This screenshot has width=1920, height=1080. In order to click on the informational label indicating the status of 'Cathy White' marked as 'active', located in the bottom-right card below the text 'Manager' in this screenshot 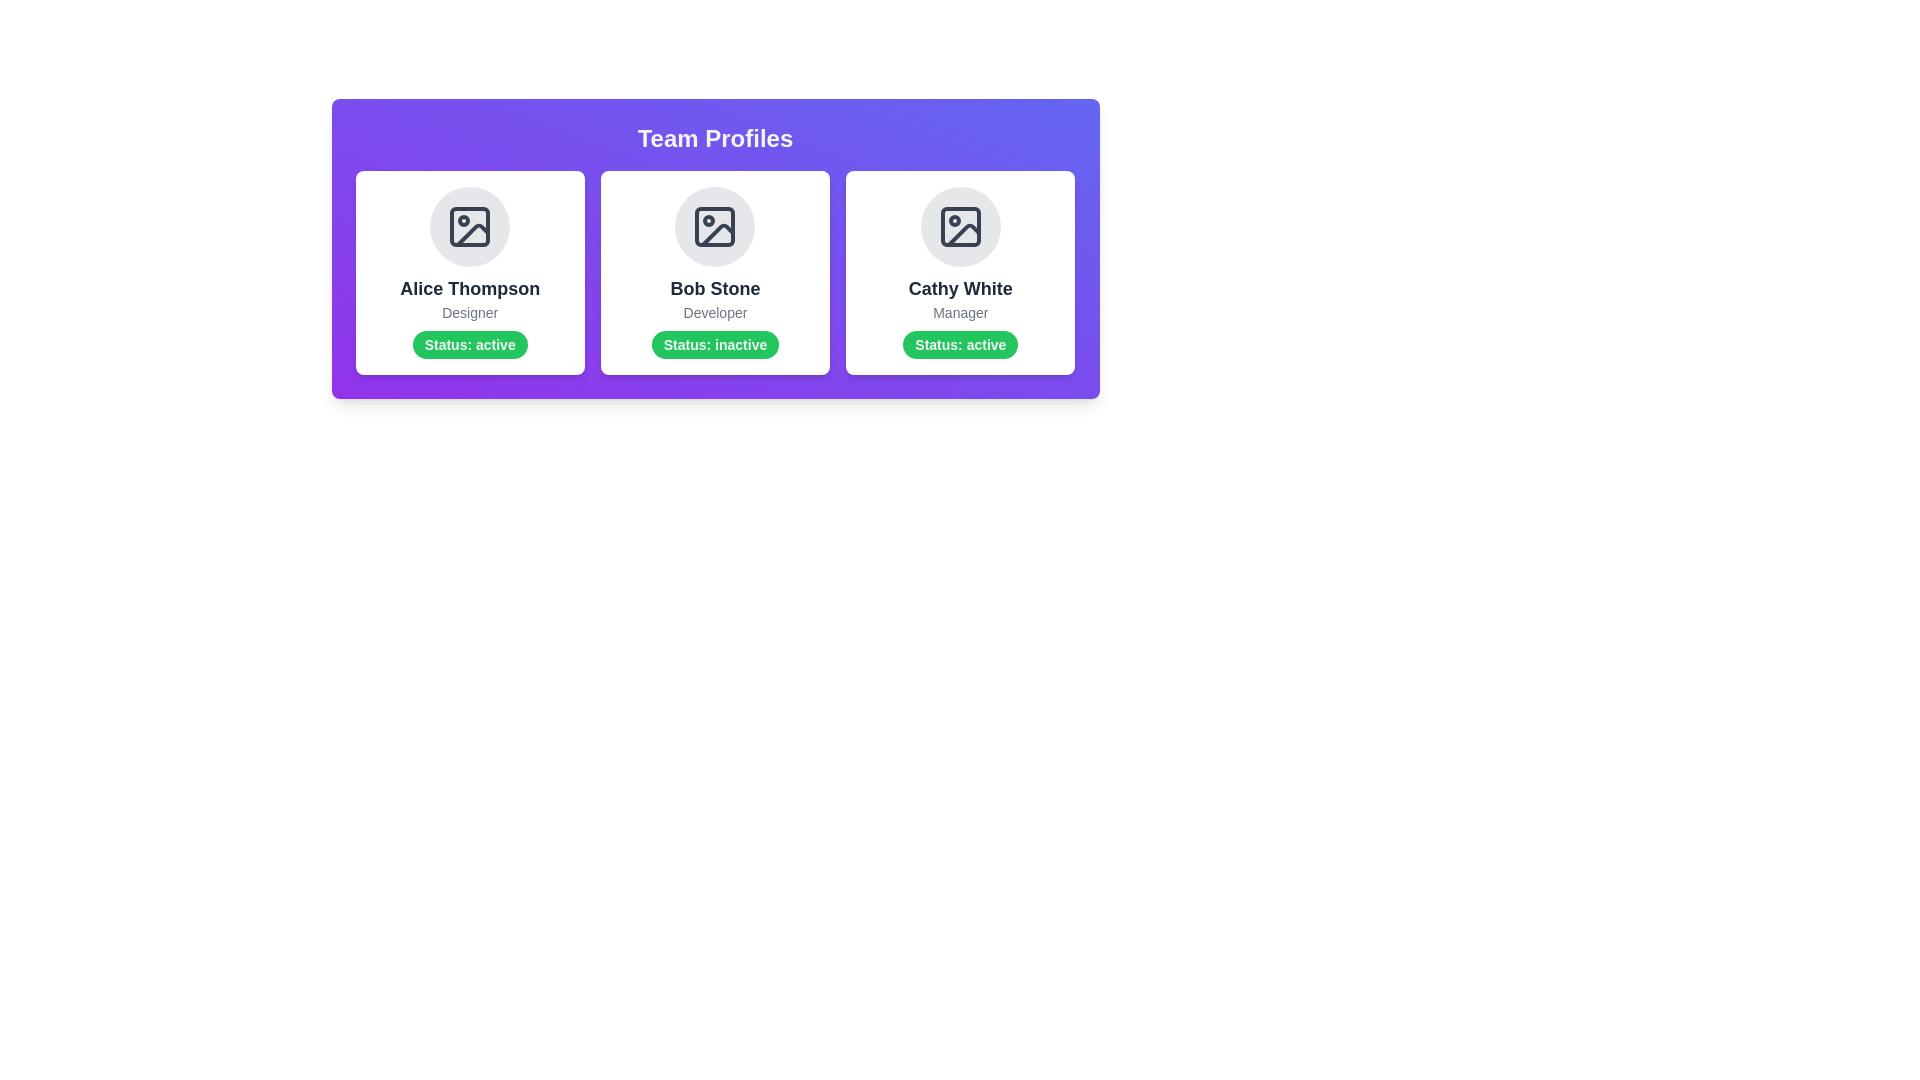, I will do `click(960, 343)`.